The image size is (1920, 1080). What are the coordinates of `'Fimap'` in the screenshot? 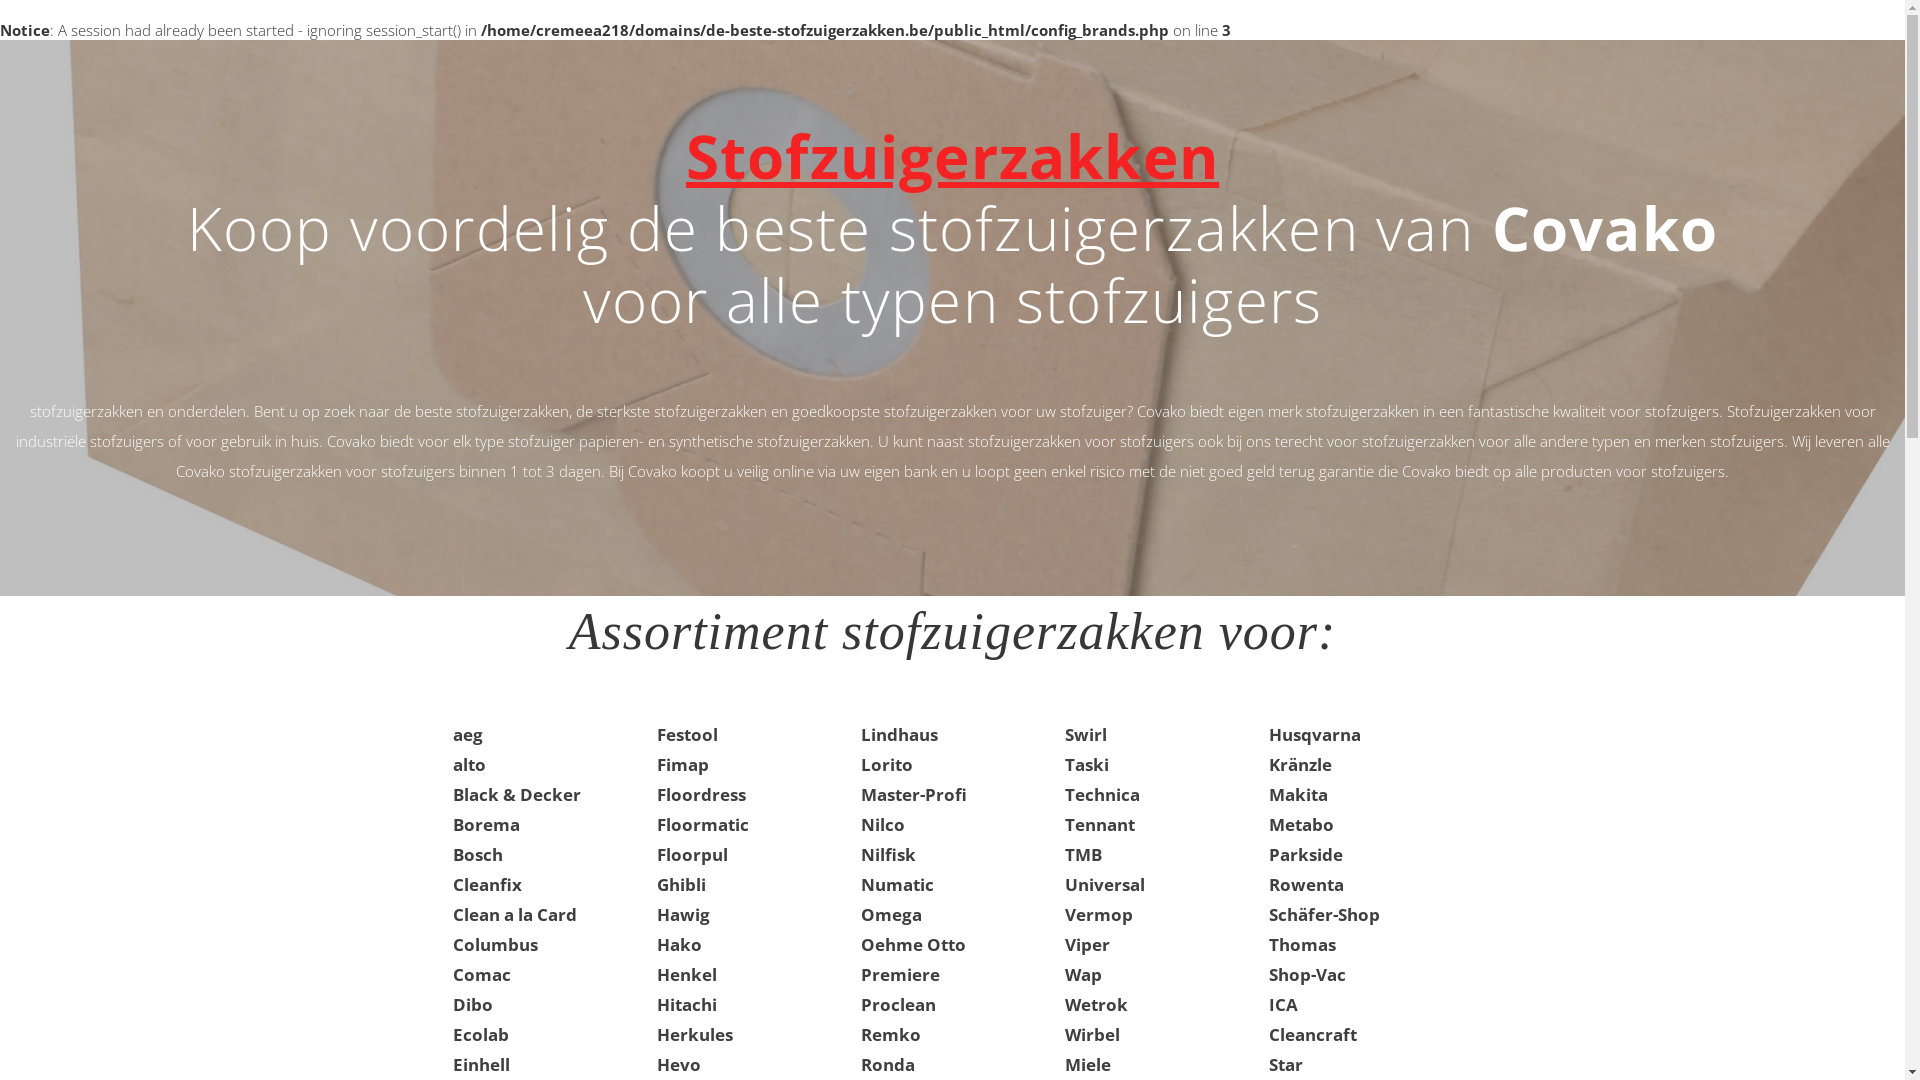 It's located at (681, 764).